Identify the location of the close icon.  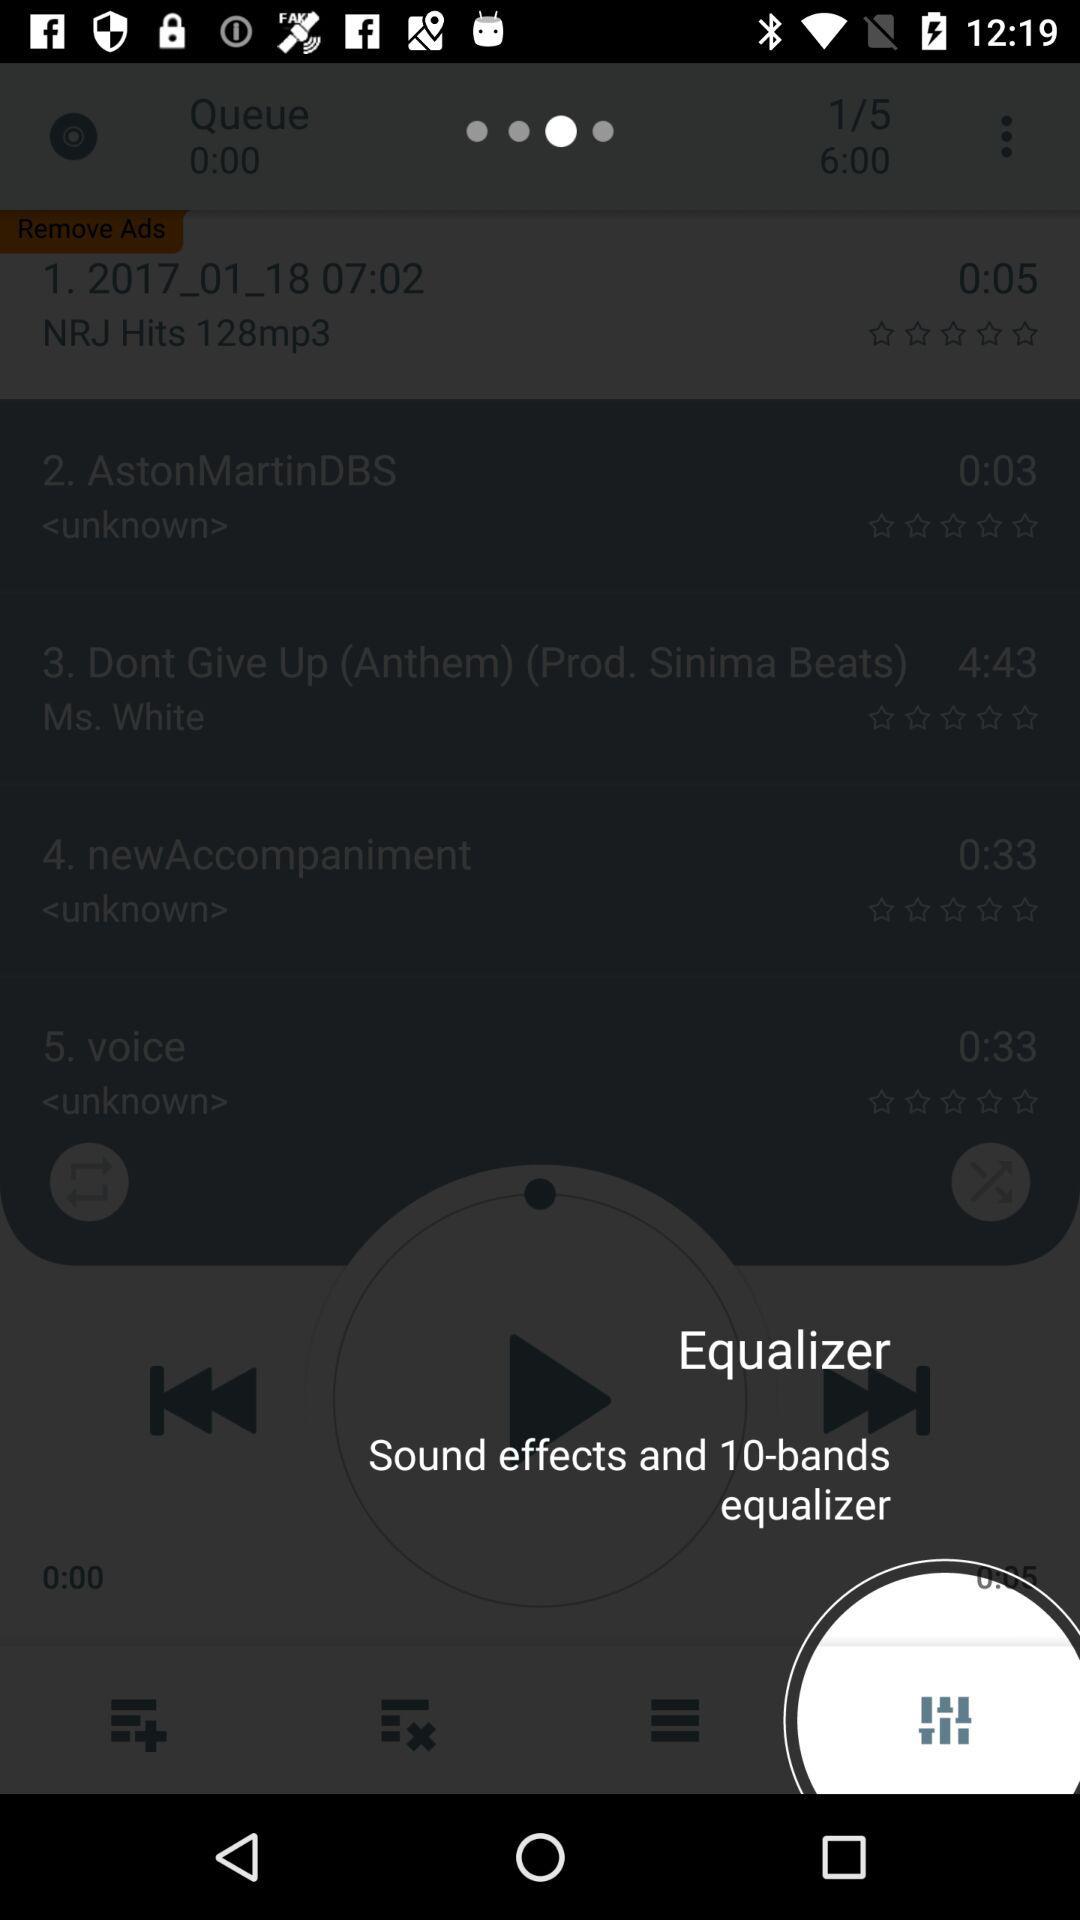
(990, 1185).